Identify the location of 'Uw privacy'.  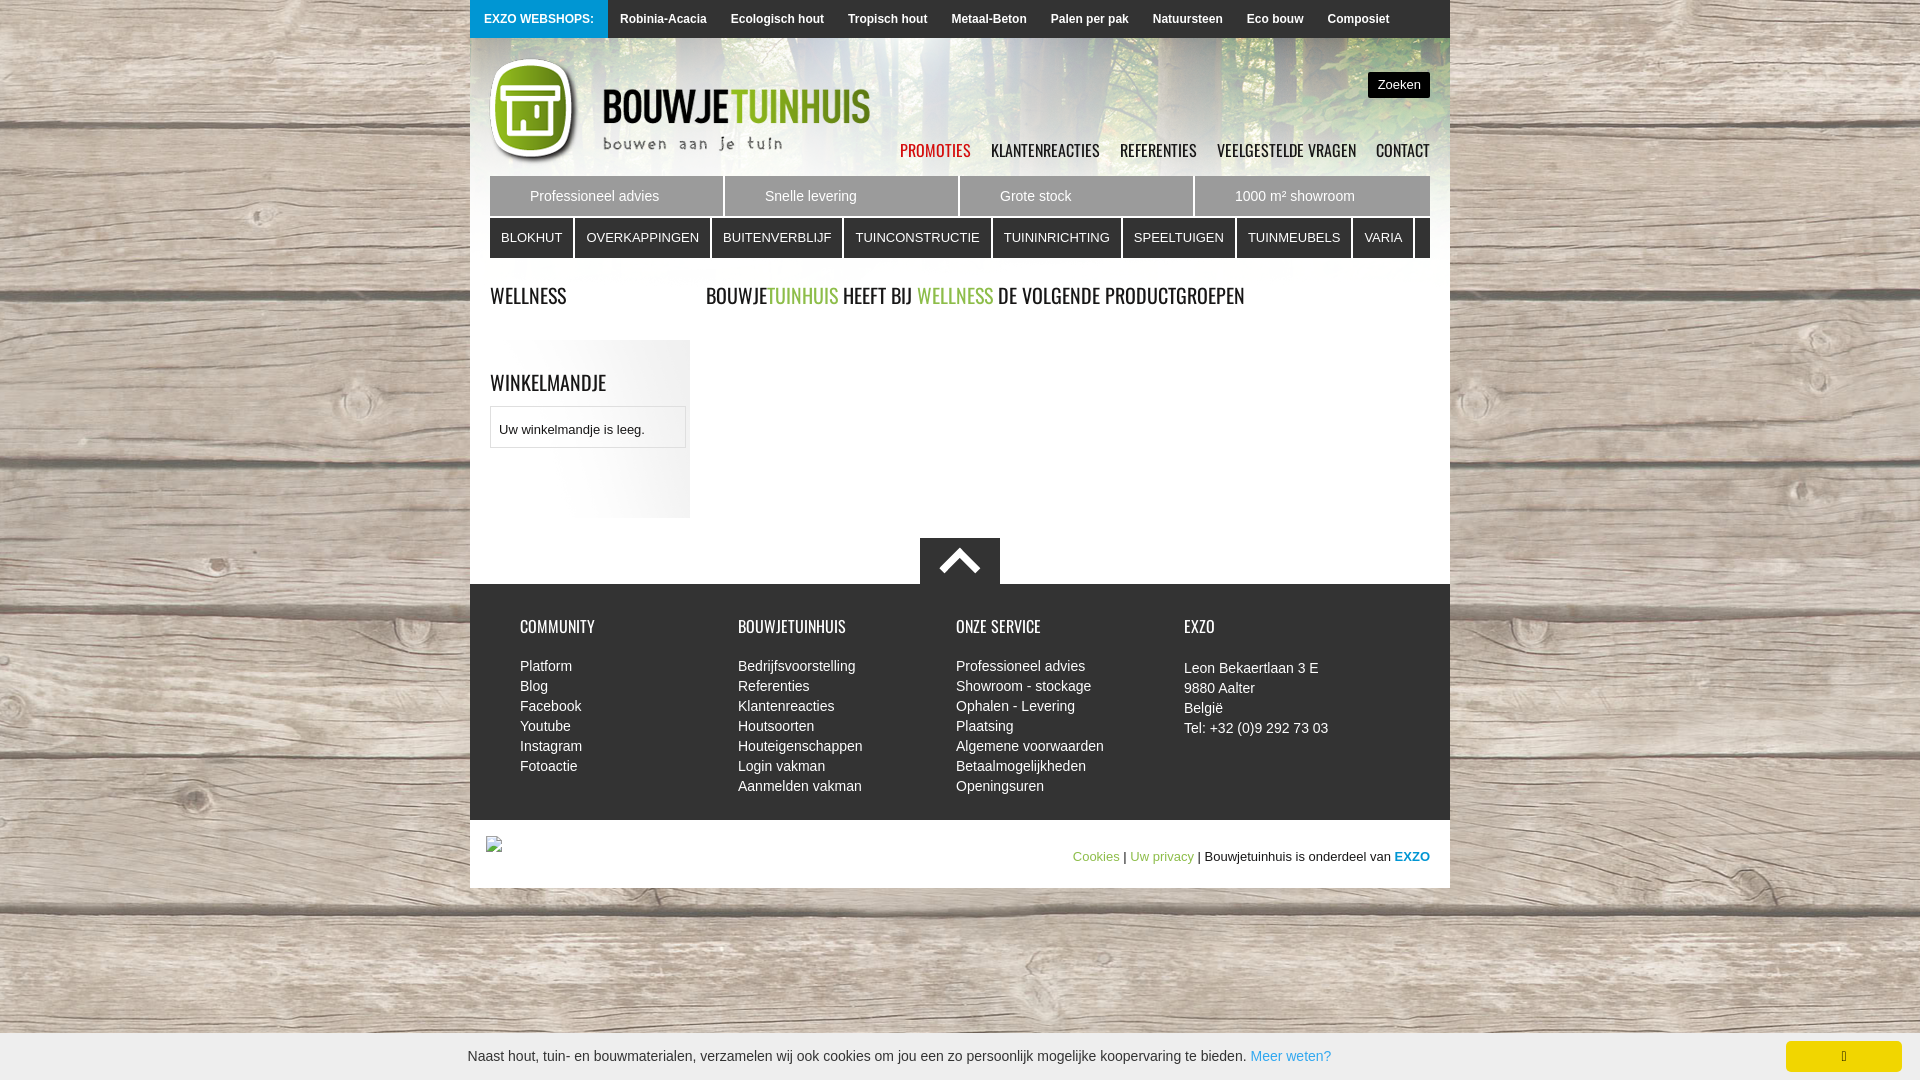
(1161, 855).